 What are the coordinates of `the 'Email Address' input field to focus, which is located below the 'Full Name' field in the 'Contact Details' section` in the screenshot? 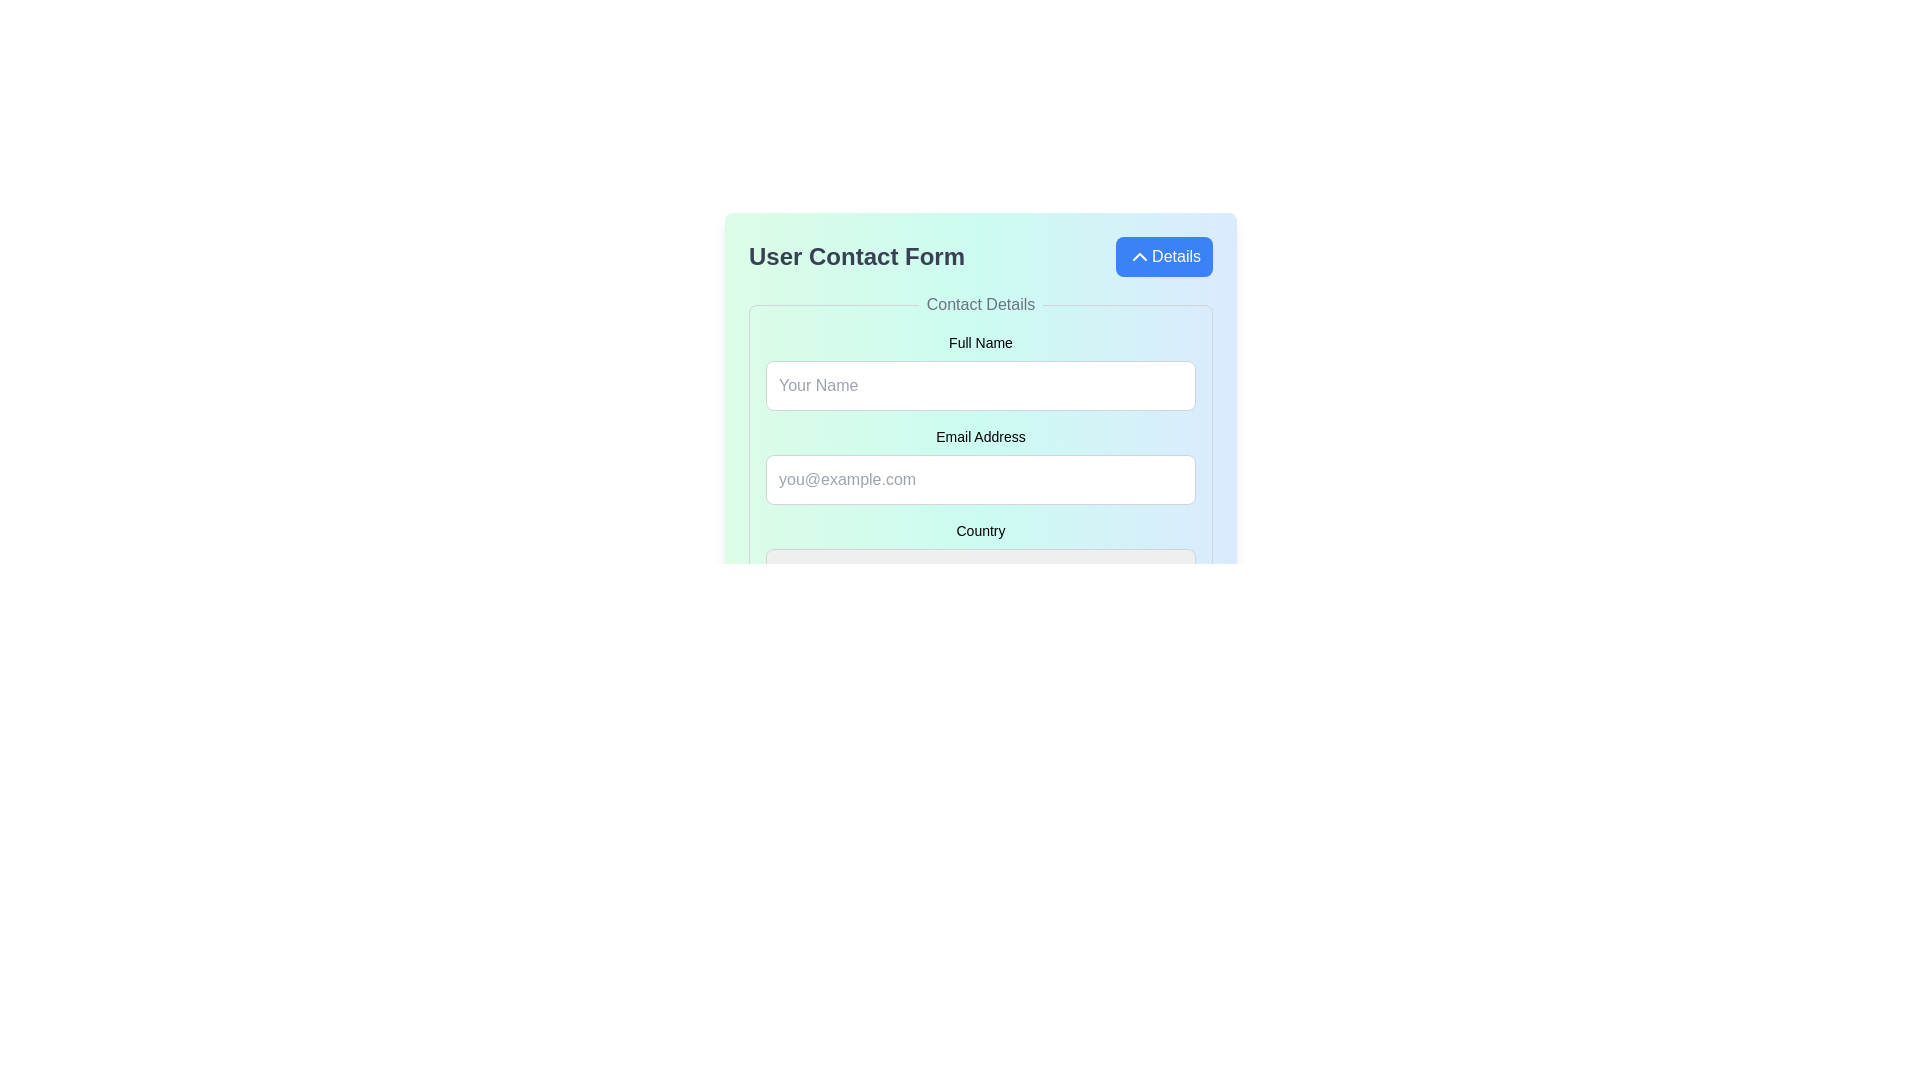 It's located at (980, 466).